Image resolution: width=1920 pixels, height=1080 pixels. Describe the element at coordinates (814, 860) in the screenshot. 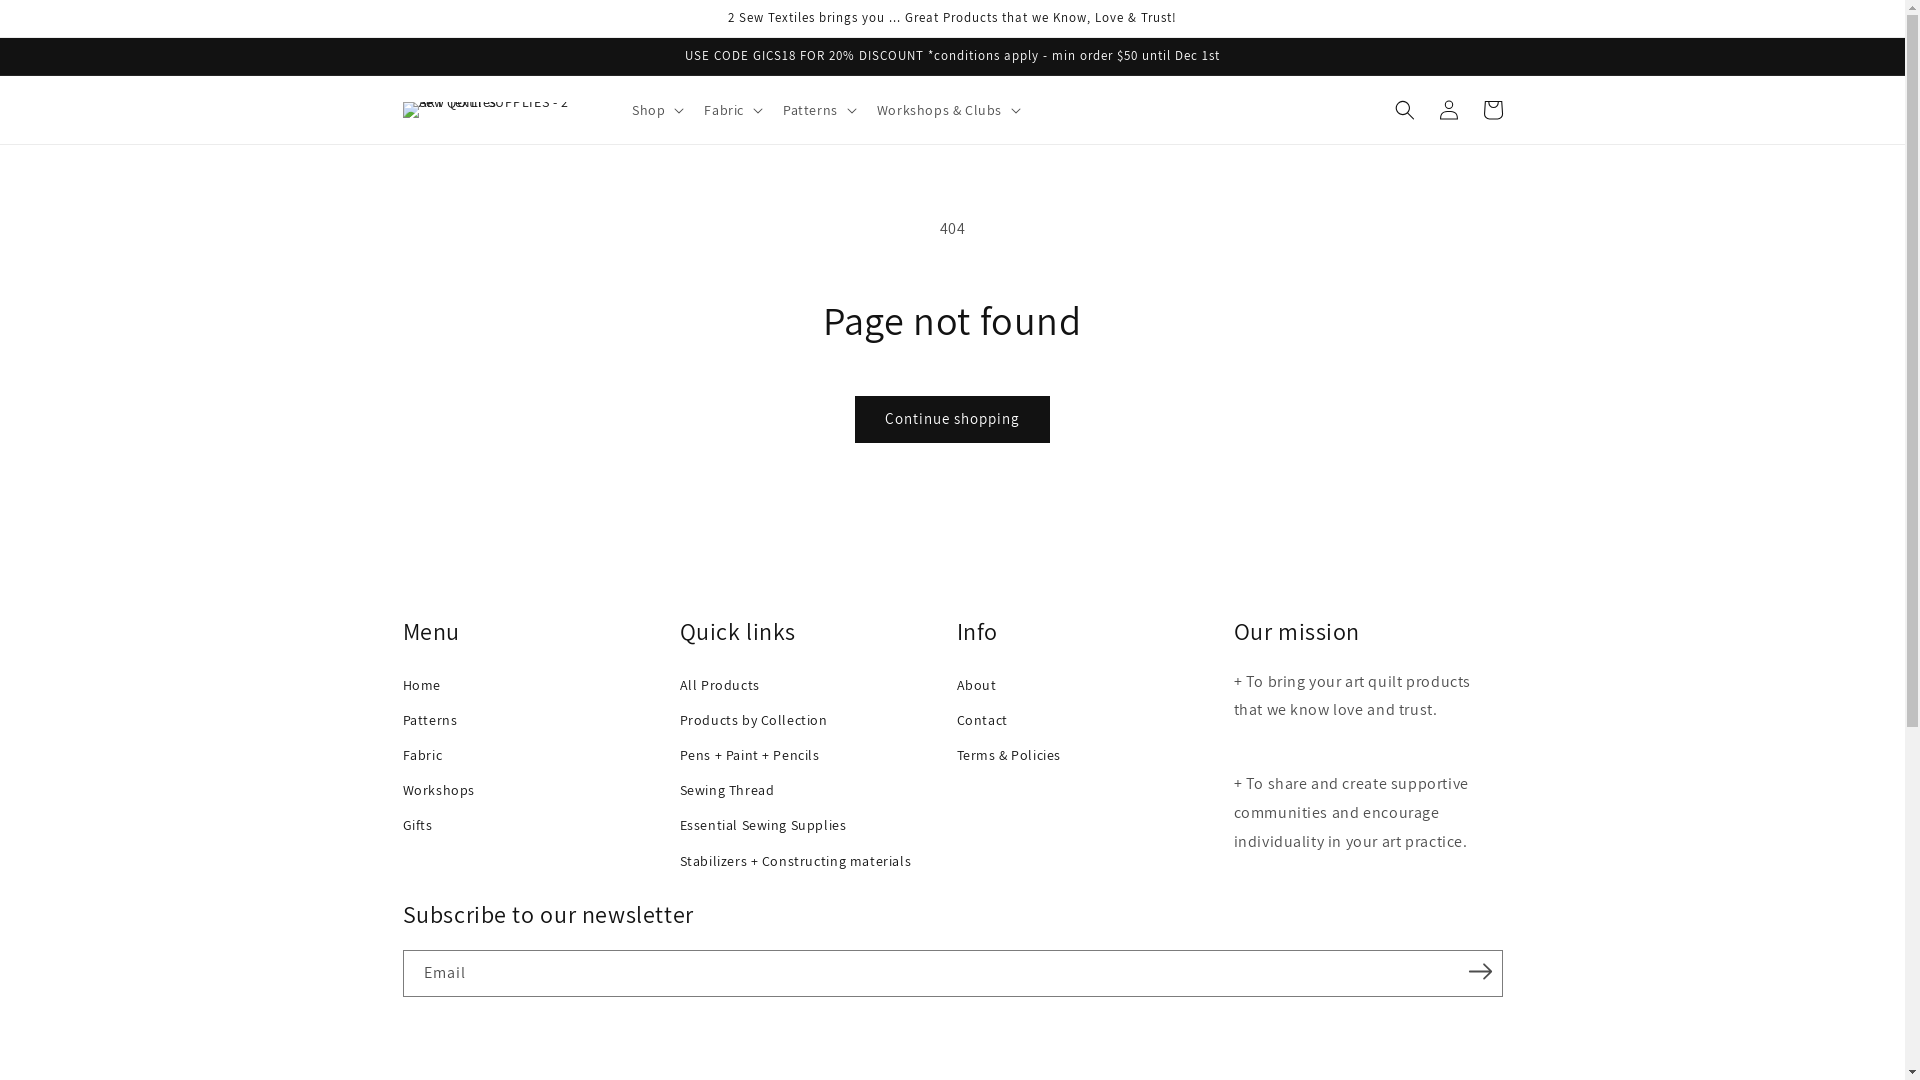

I see `'Stabilizers + Constructing materials'` at that location.